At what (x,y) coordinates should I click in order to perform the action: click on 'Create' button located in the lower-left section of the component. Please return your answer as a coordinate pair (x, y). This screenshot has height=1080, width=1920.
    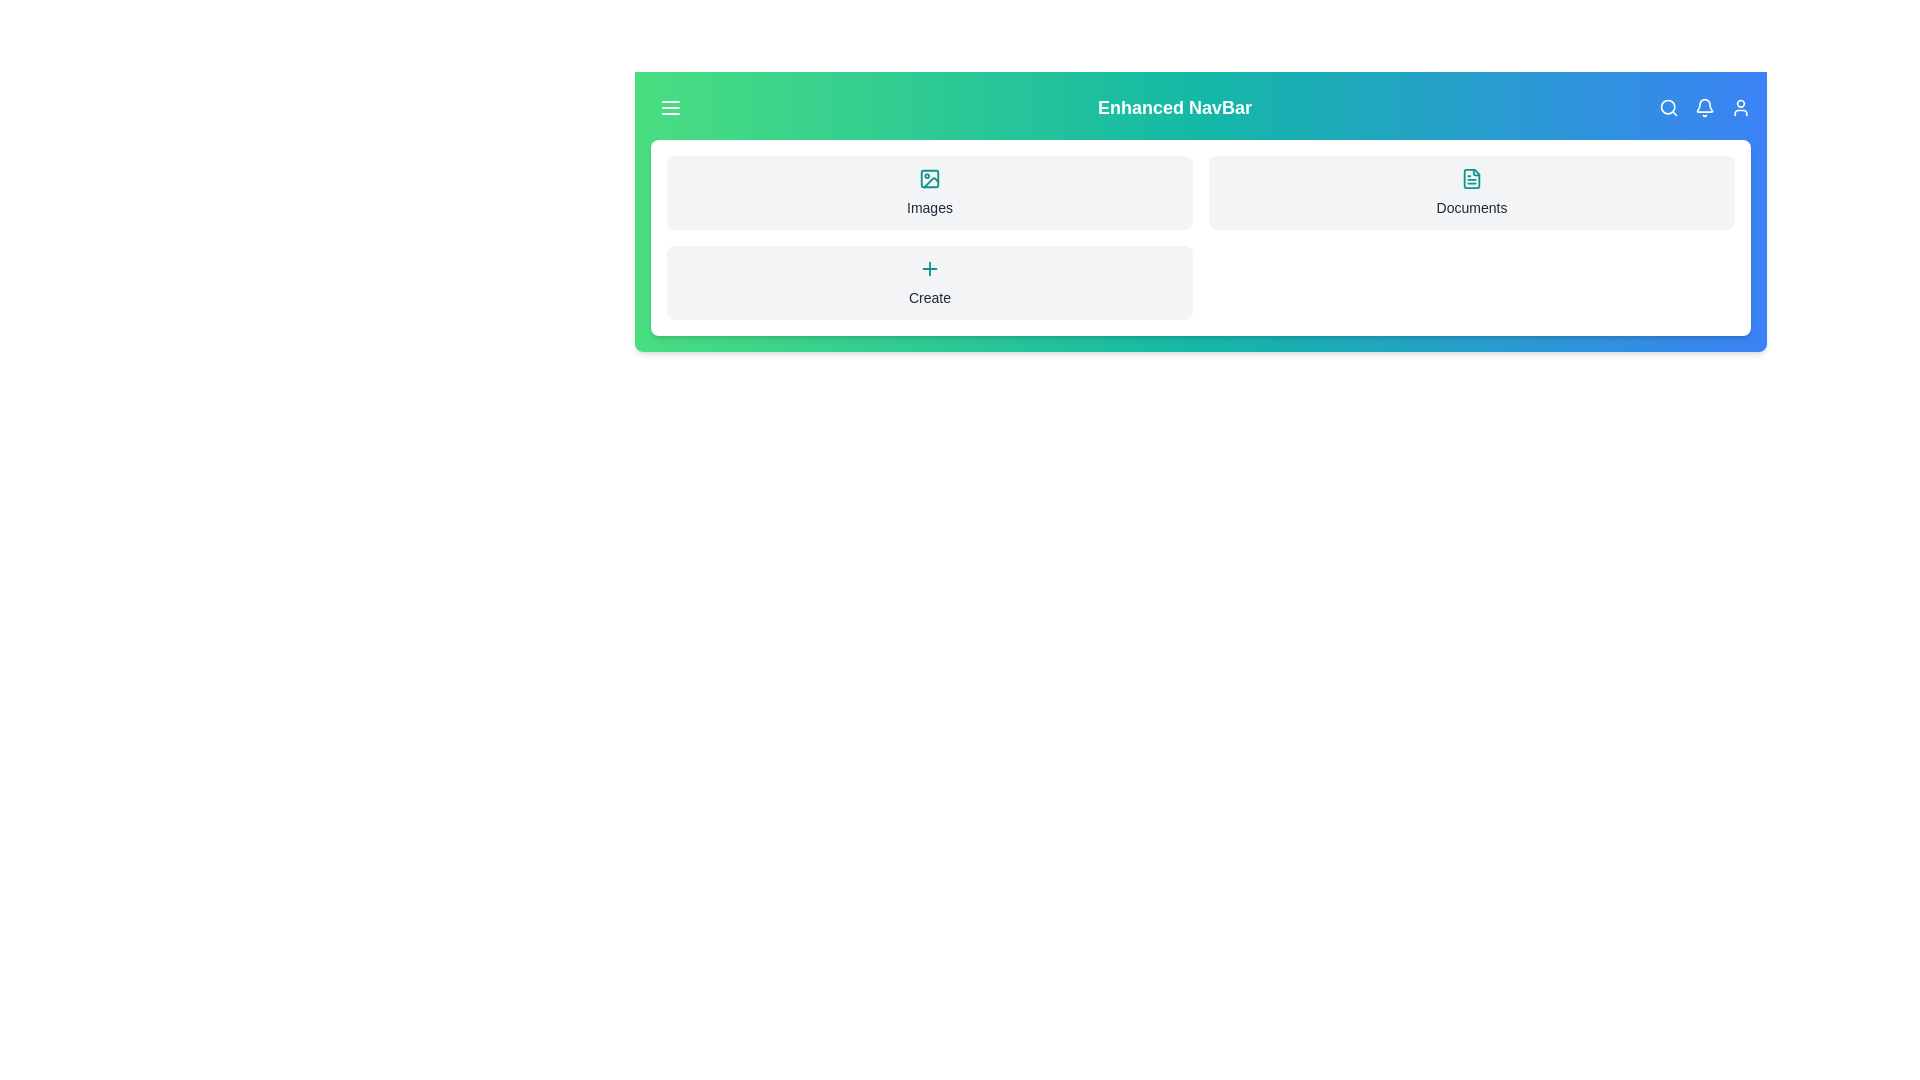
    Looking at the image, I should click on (929, 282).